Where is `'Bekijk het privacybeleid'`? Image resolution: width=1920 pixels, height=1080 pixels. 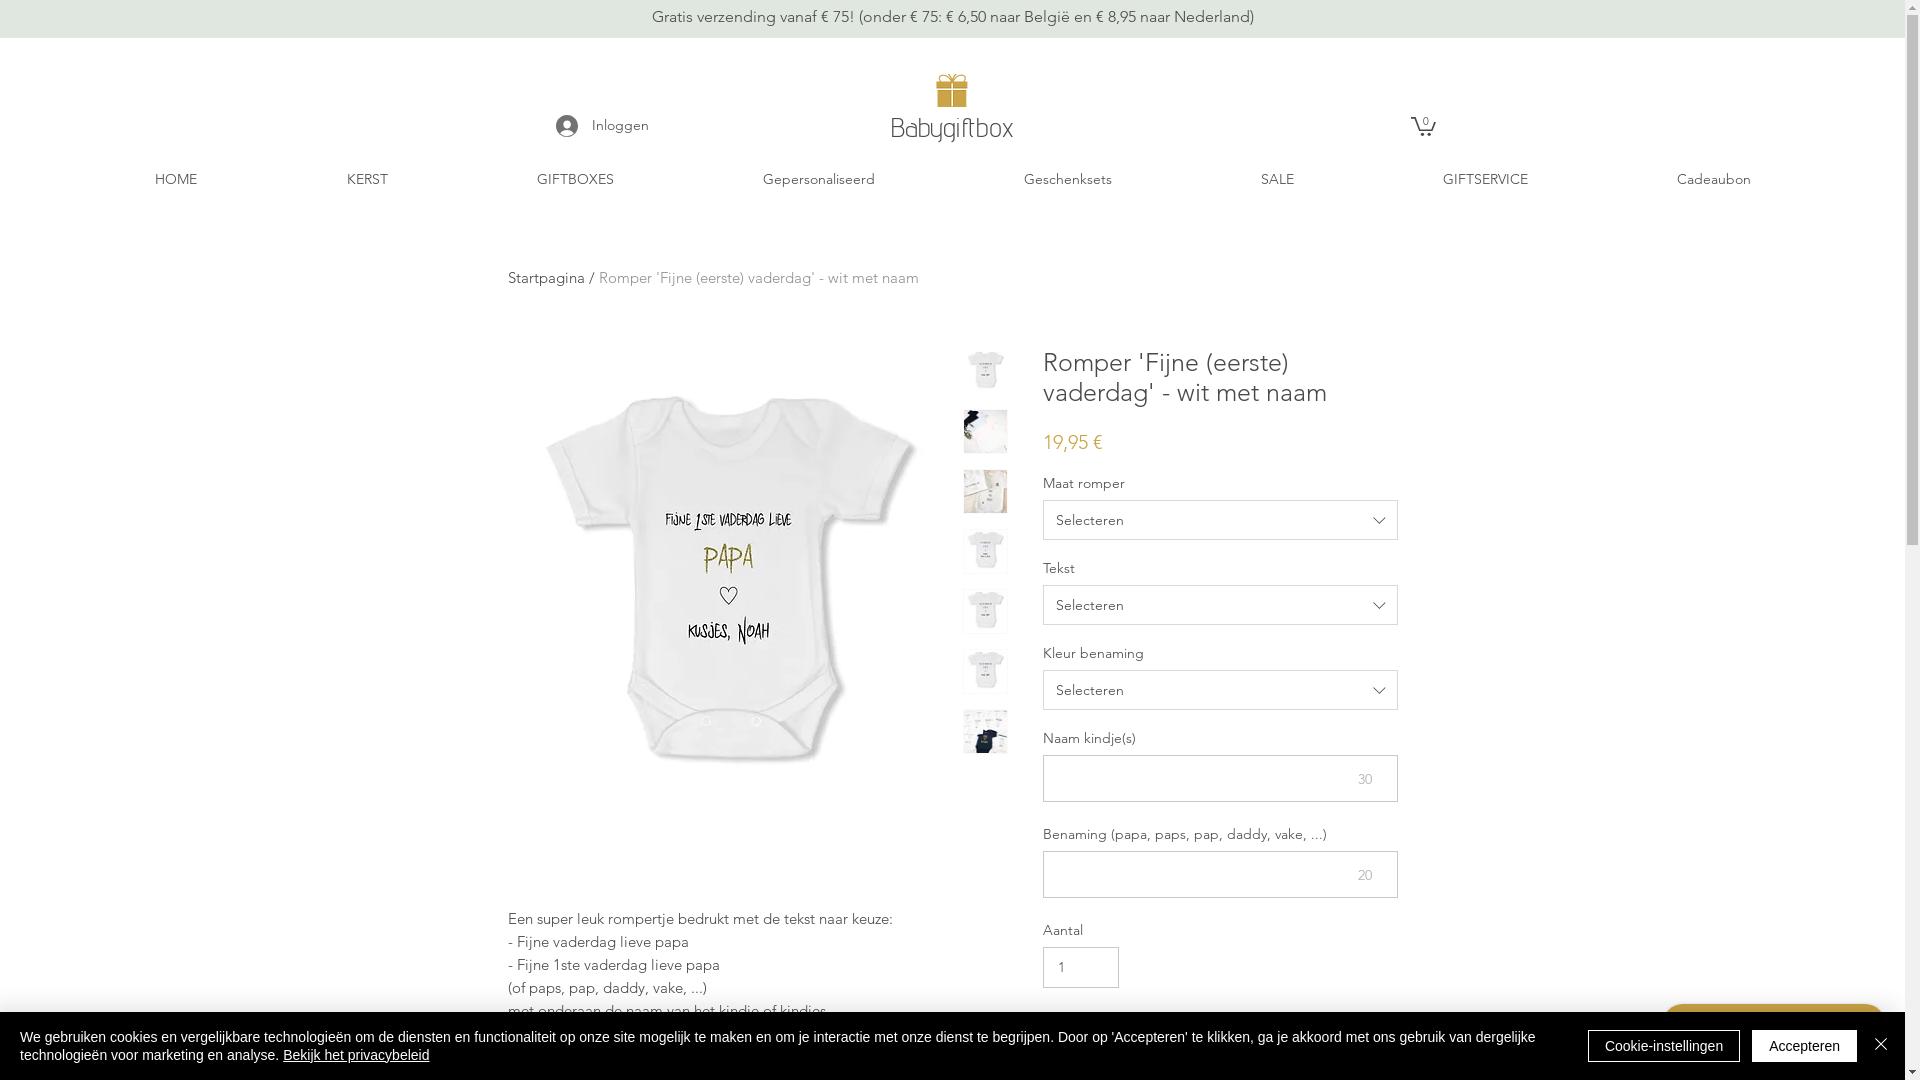 'Bekijk het privacybeleid' is located at coordinates (355, 1054).